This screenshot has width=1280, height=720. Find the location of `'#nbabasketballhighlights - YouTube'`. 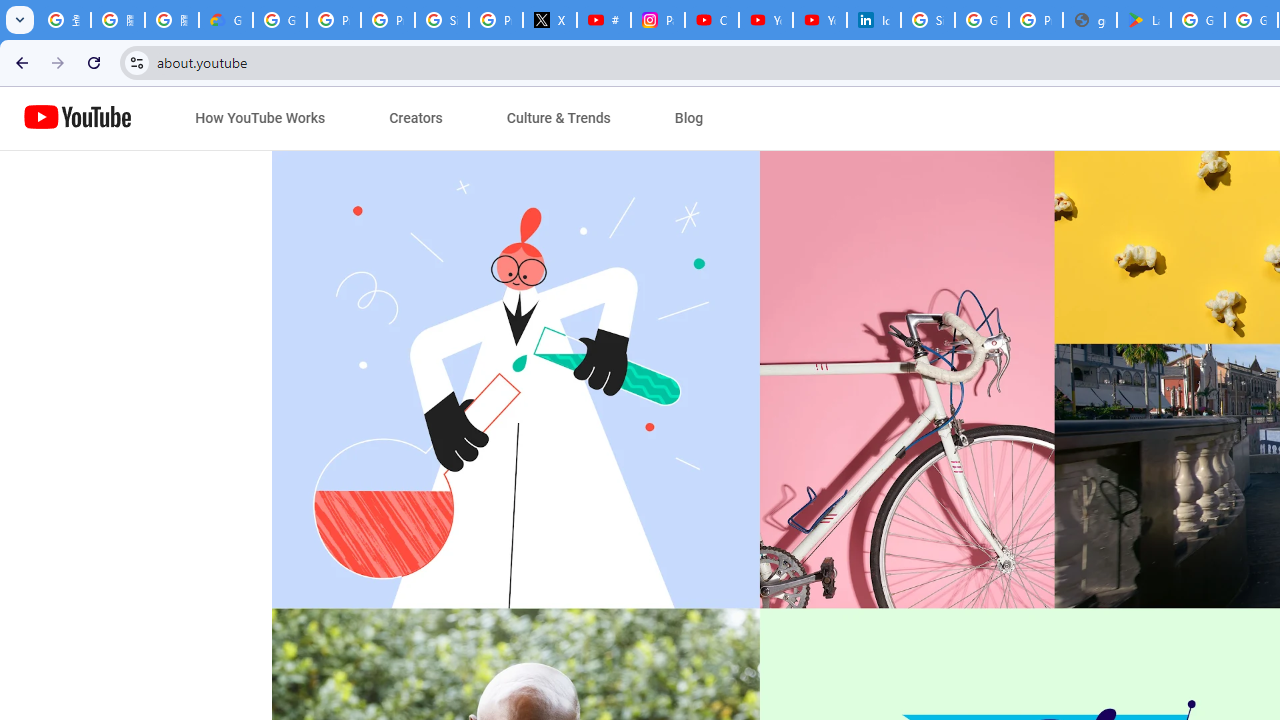

'#nbabasketballhighlights - YouTube' is located at coordinates (603, 20).